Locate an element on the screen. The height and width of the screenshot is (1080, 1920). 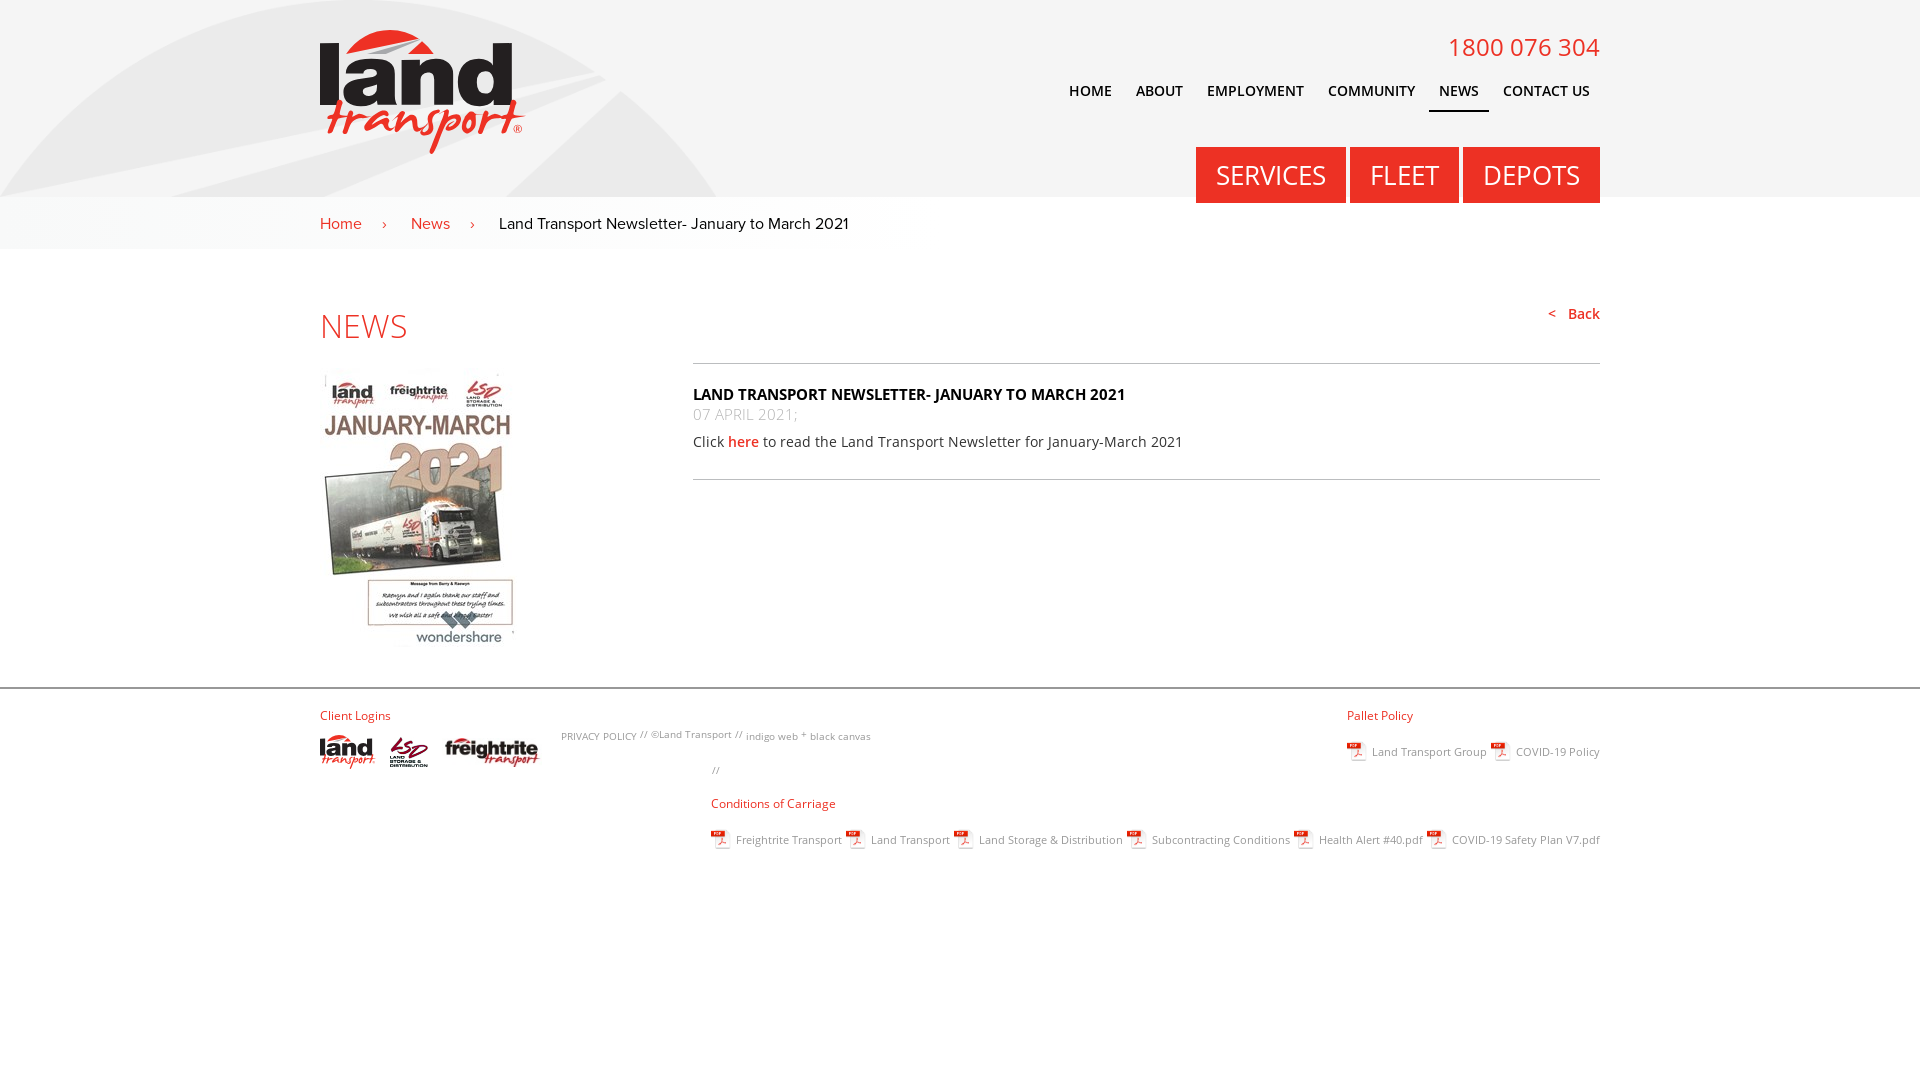
'COVID-19 Safety Plan V7.pdf' is located at coordinates (1513, 841).